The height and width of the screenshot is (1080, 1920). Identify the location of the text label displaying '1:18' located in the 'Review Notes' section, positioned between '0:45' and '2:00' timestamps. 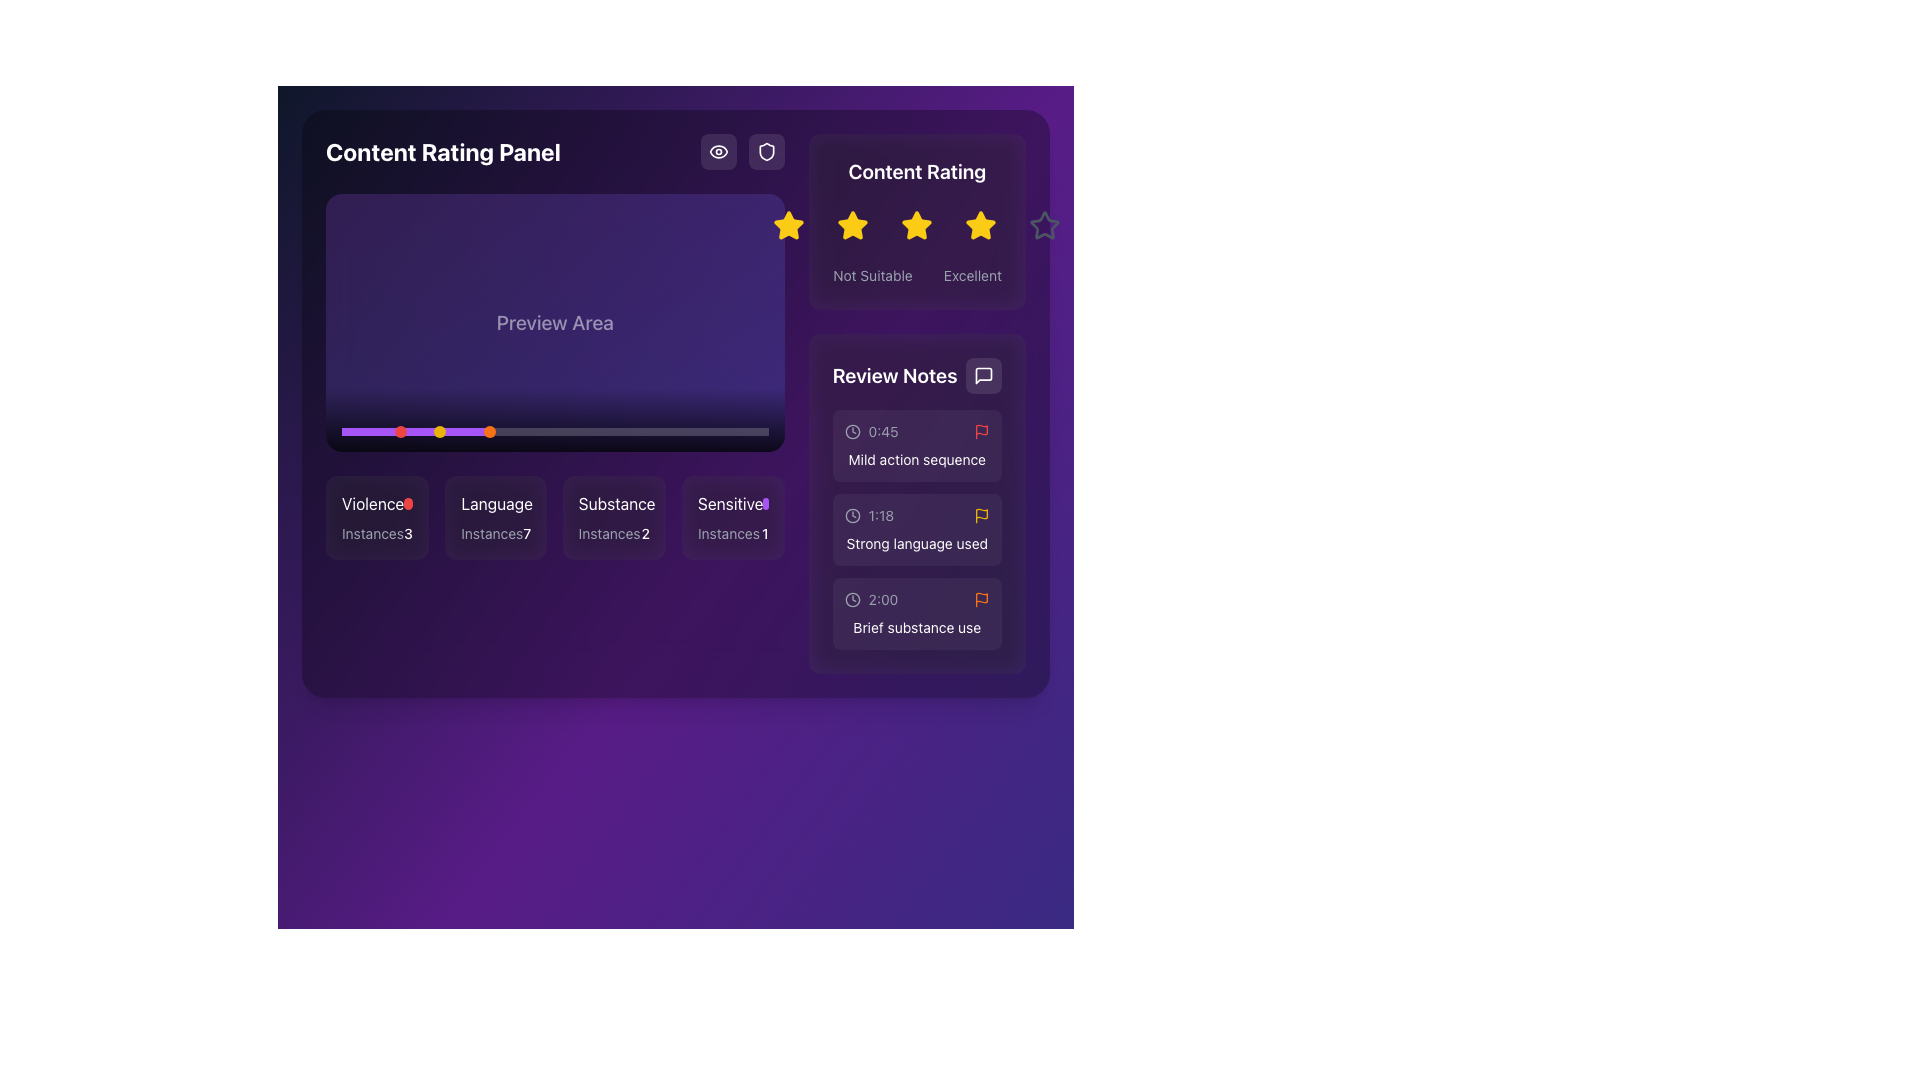
(880, 515).